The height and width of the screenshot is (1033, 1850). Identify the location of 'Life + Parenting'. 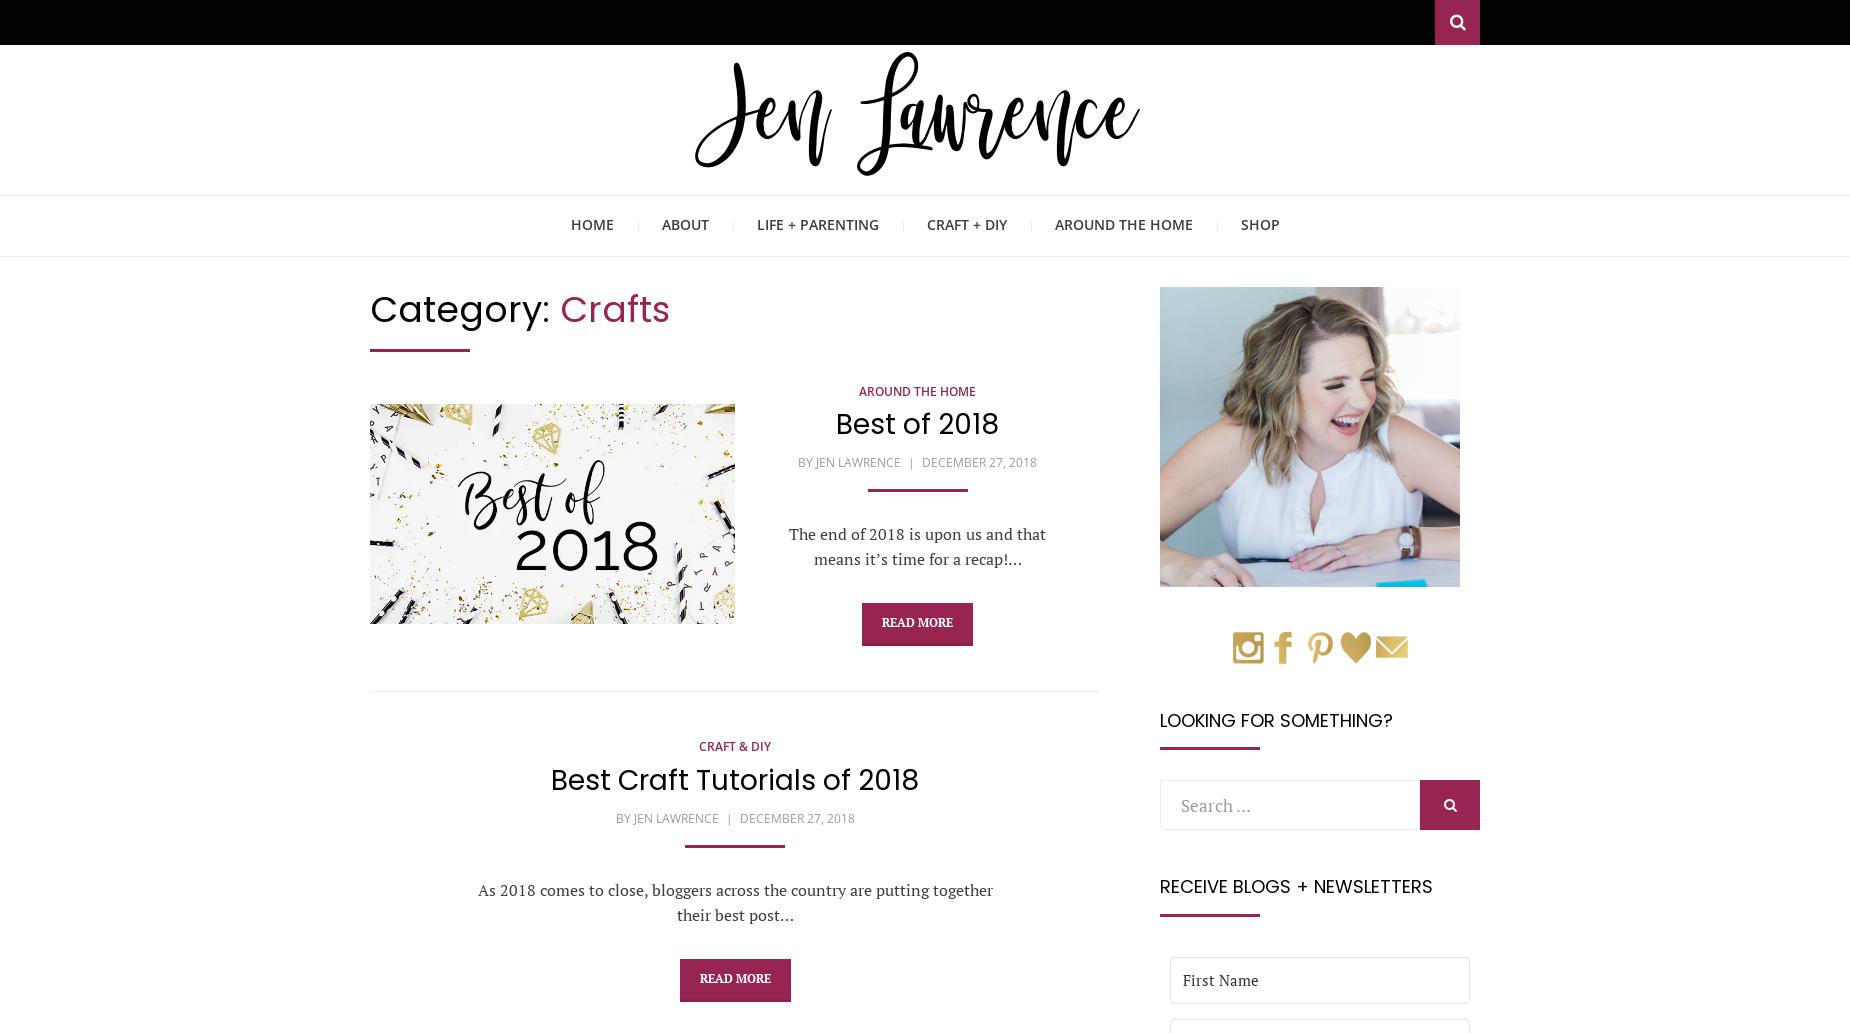
(816, 223).